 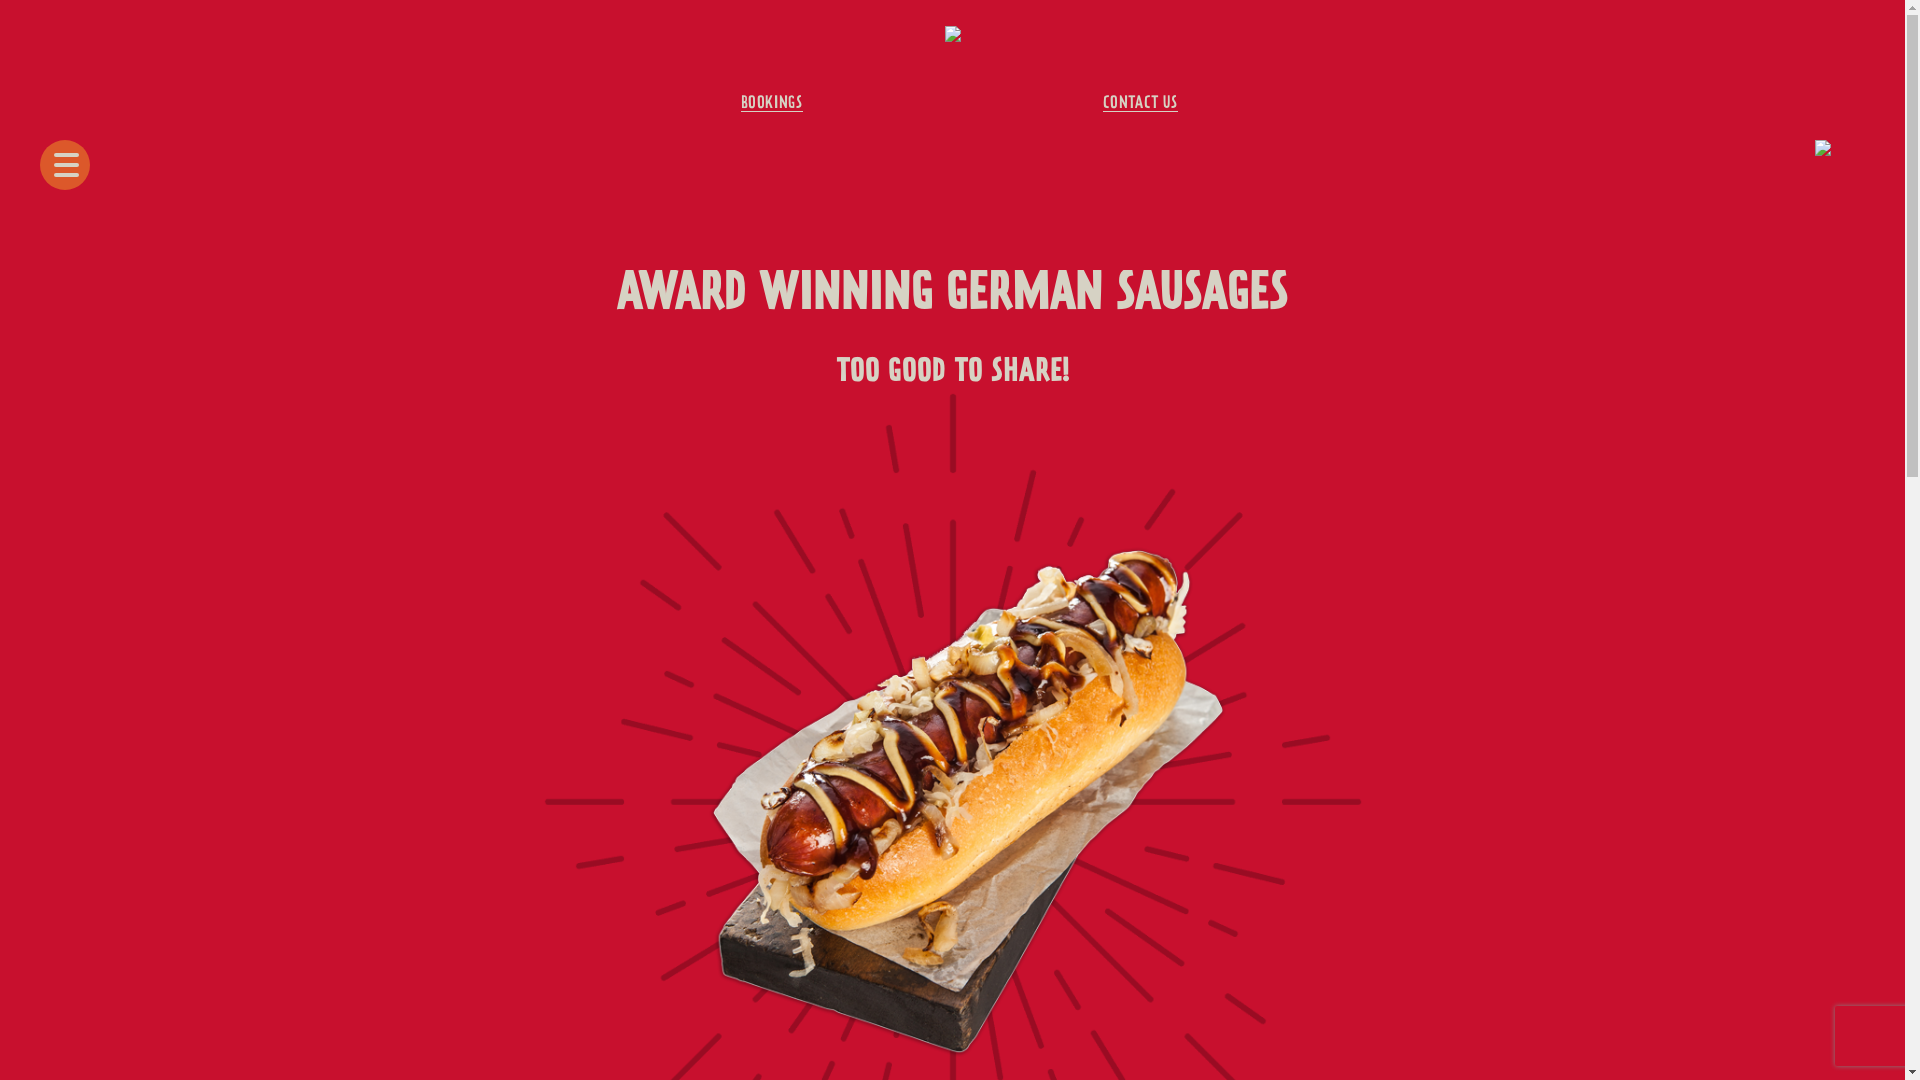 What do you see at coordinates (771, 103) in the screenshot?
I see `'BOOKINGS'` at bounding box center [771, 103].